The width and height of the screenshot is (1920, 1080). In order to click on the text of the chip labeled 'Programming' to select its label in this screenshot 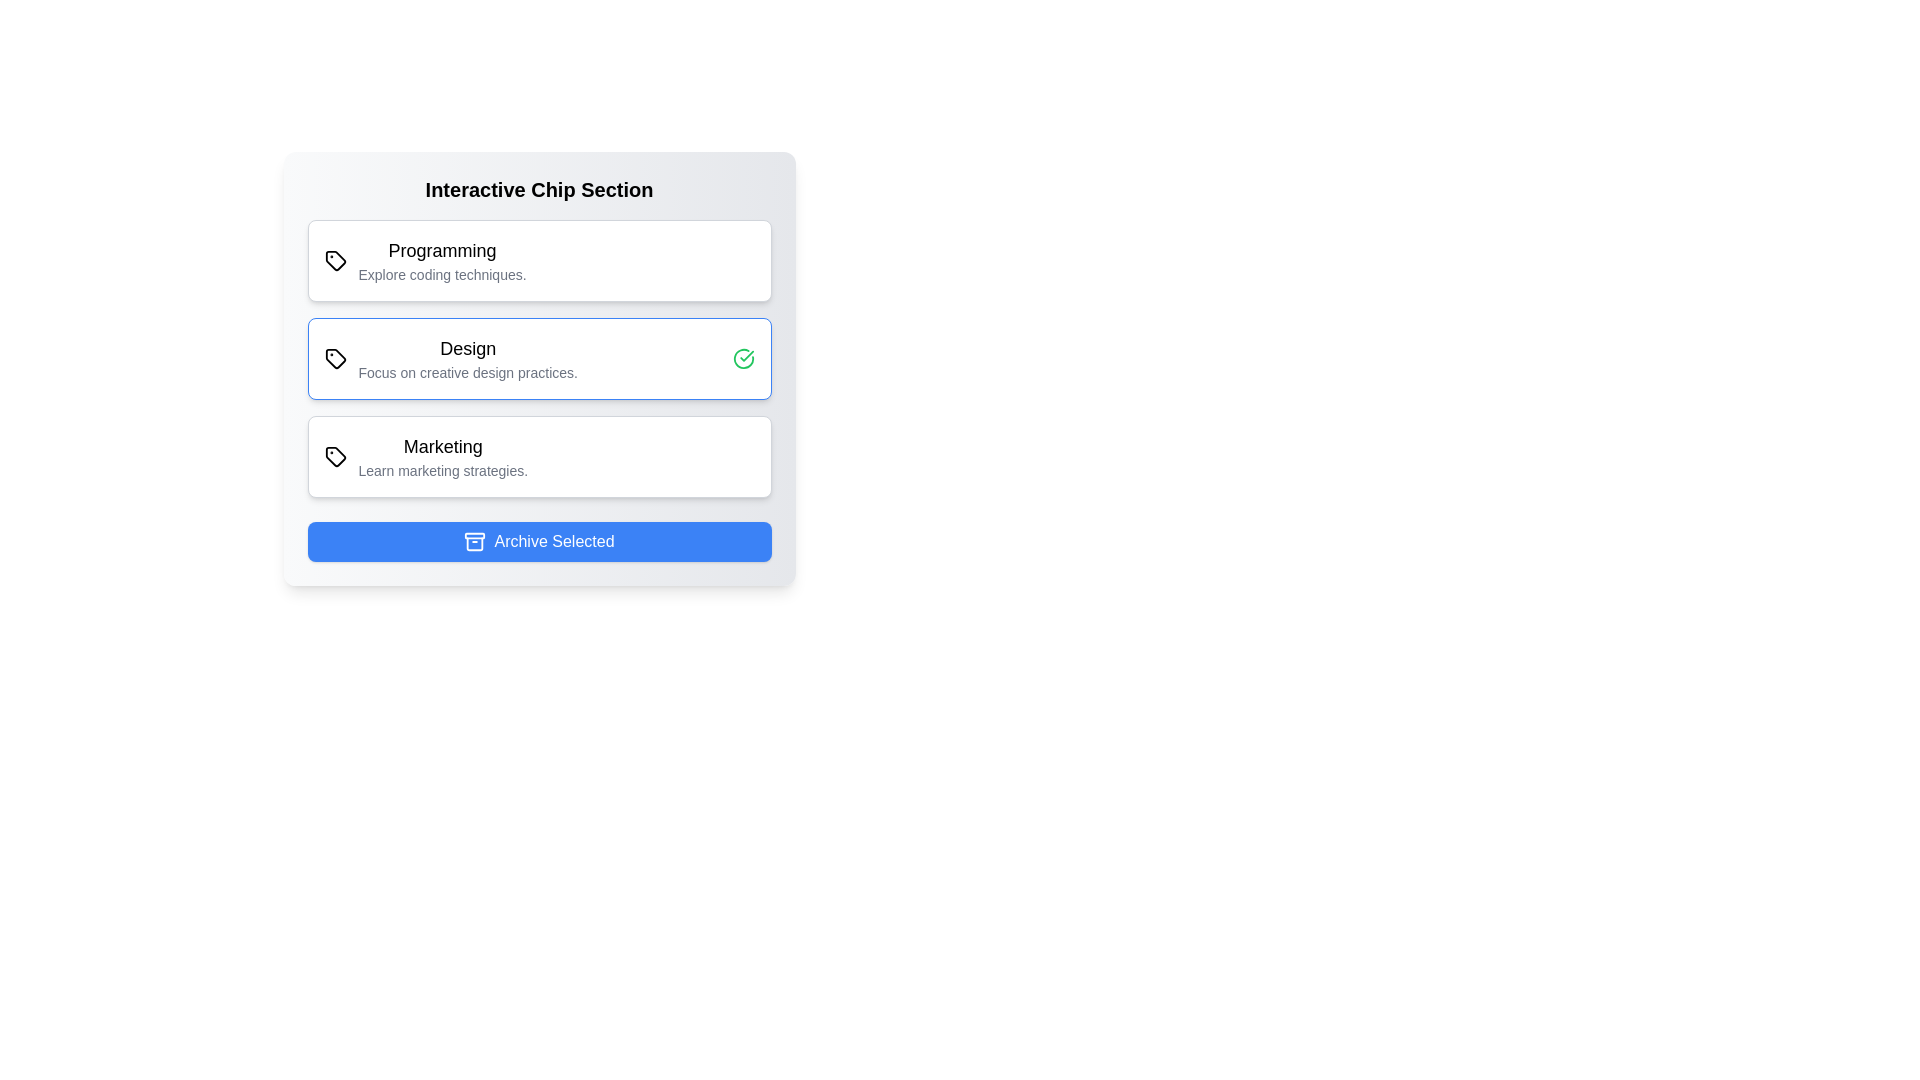, I will do `click(424, 260)`.